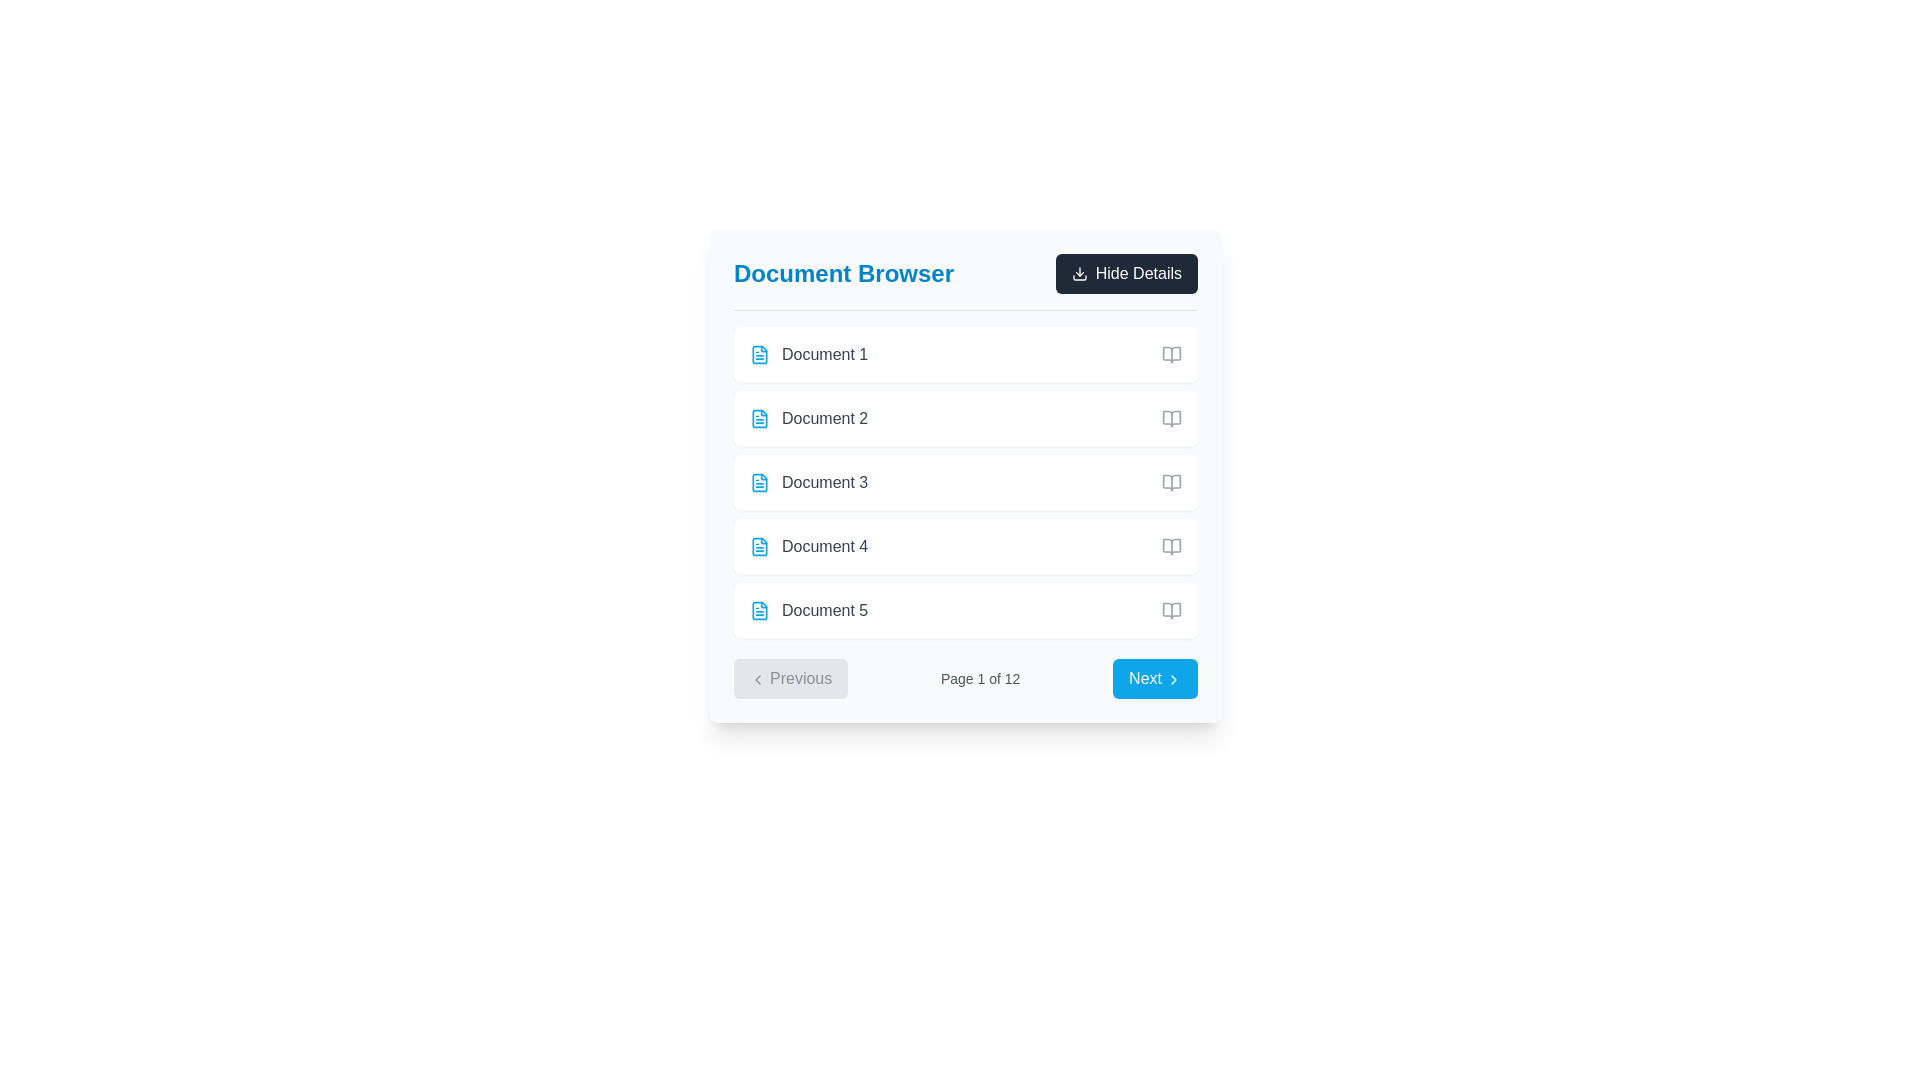 Image resolution: width=1920 pixels, height=1080 pixels. Describe the element at coordinates (758, 609) in the screenshot. I see `the document icon representing the fifth item in the vertically arranged document list, located between 'Document 4' and the navigation controls` at that location.